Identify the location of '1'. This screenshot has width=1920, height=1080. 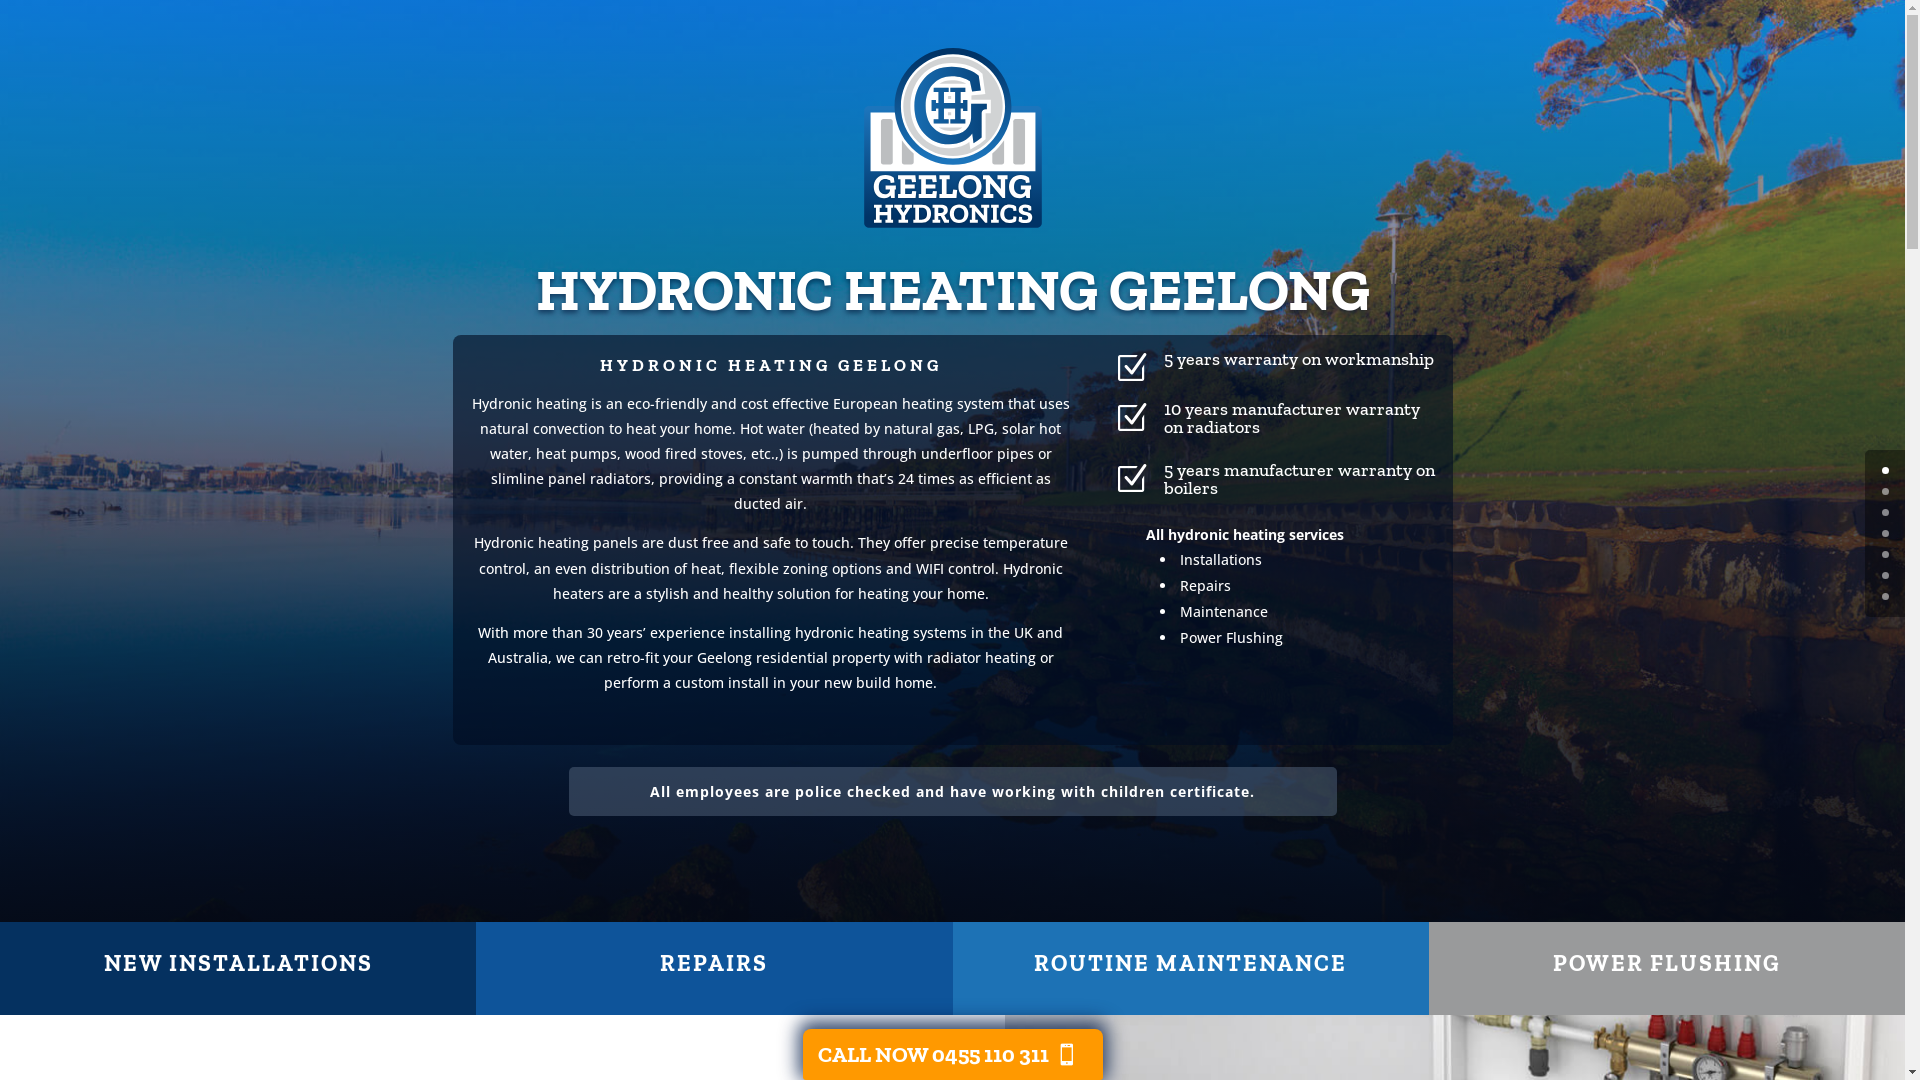
(1884, 491).